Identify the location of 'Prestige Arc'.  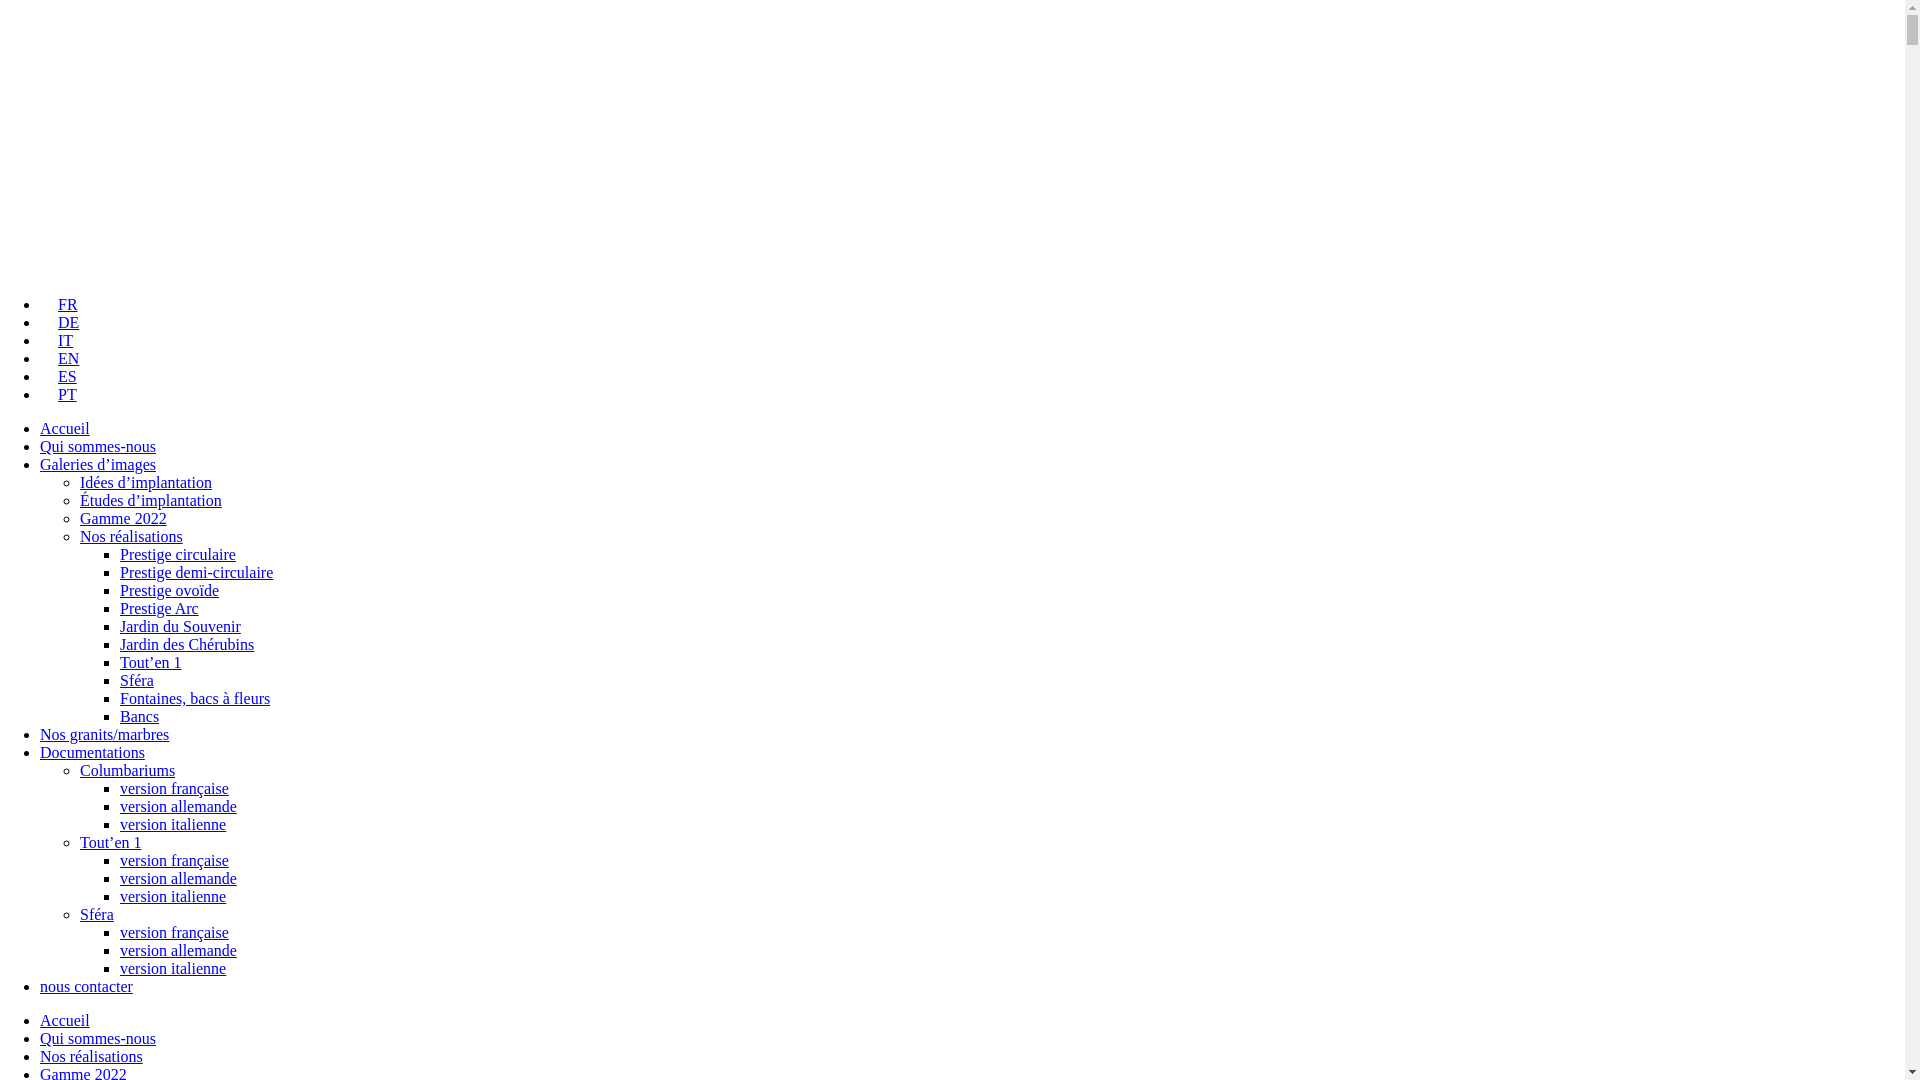
(119, 607).